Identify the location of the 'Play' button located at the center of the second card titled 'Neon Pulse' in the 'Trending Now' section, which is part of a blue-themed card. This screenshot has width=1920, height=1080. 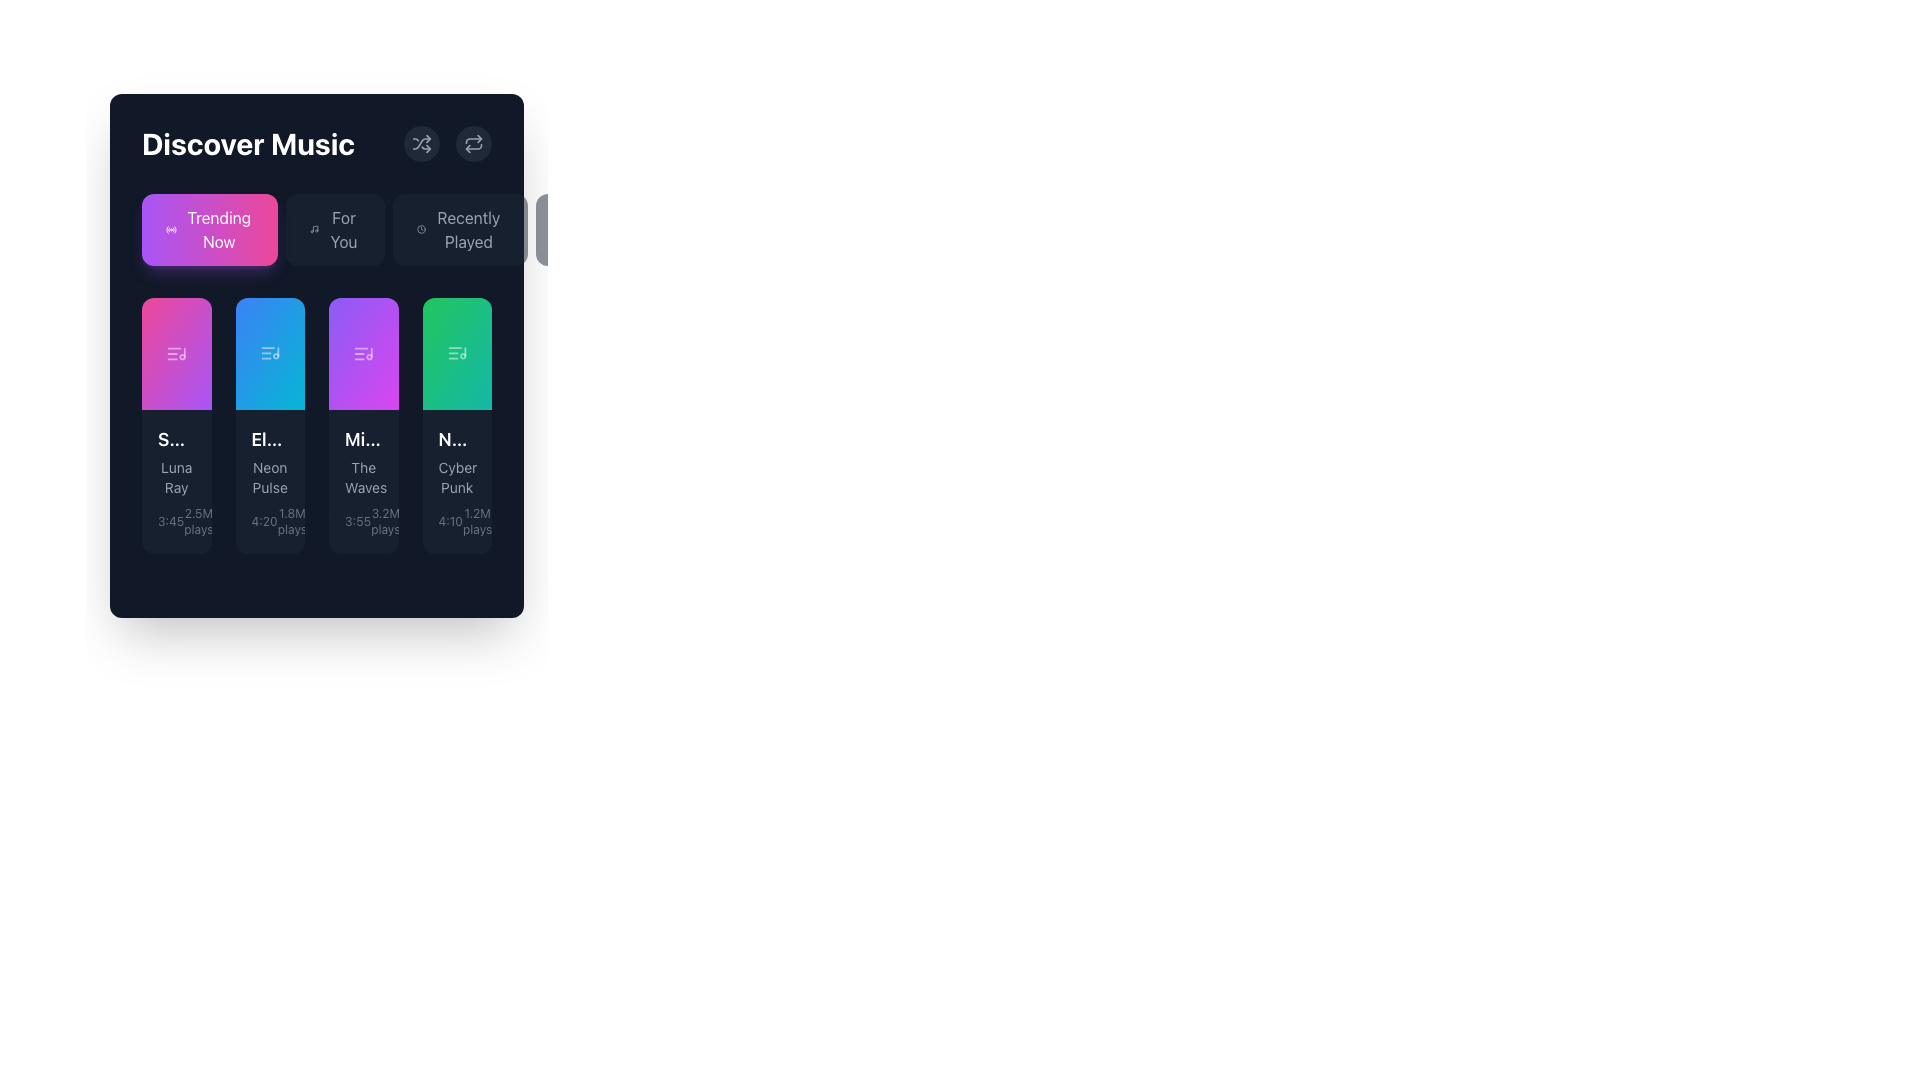
(269, 353).